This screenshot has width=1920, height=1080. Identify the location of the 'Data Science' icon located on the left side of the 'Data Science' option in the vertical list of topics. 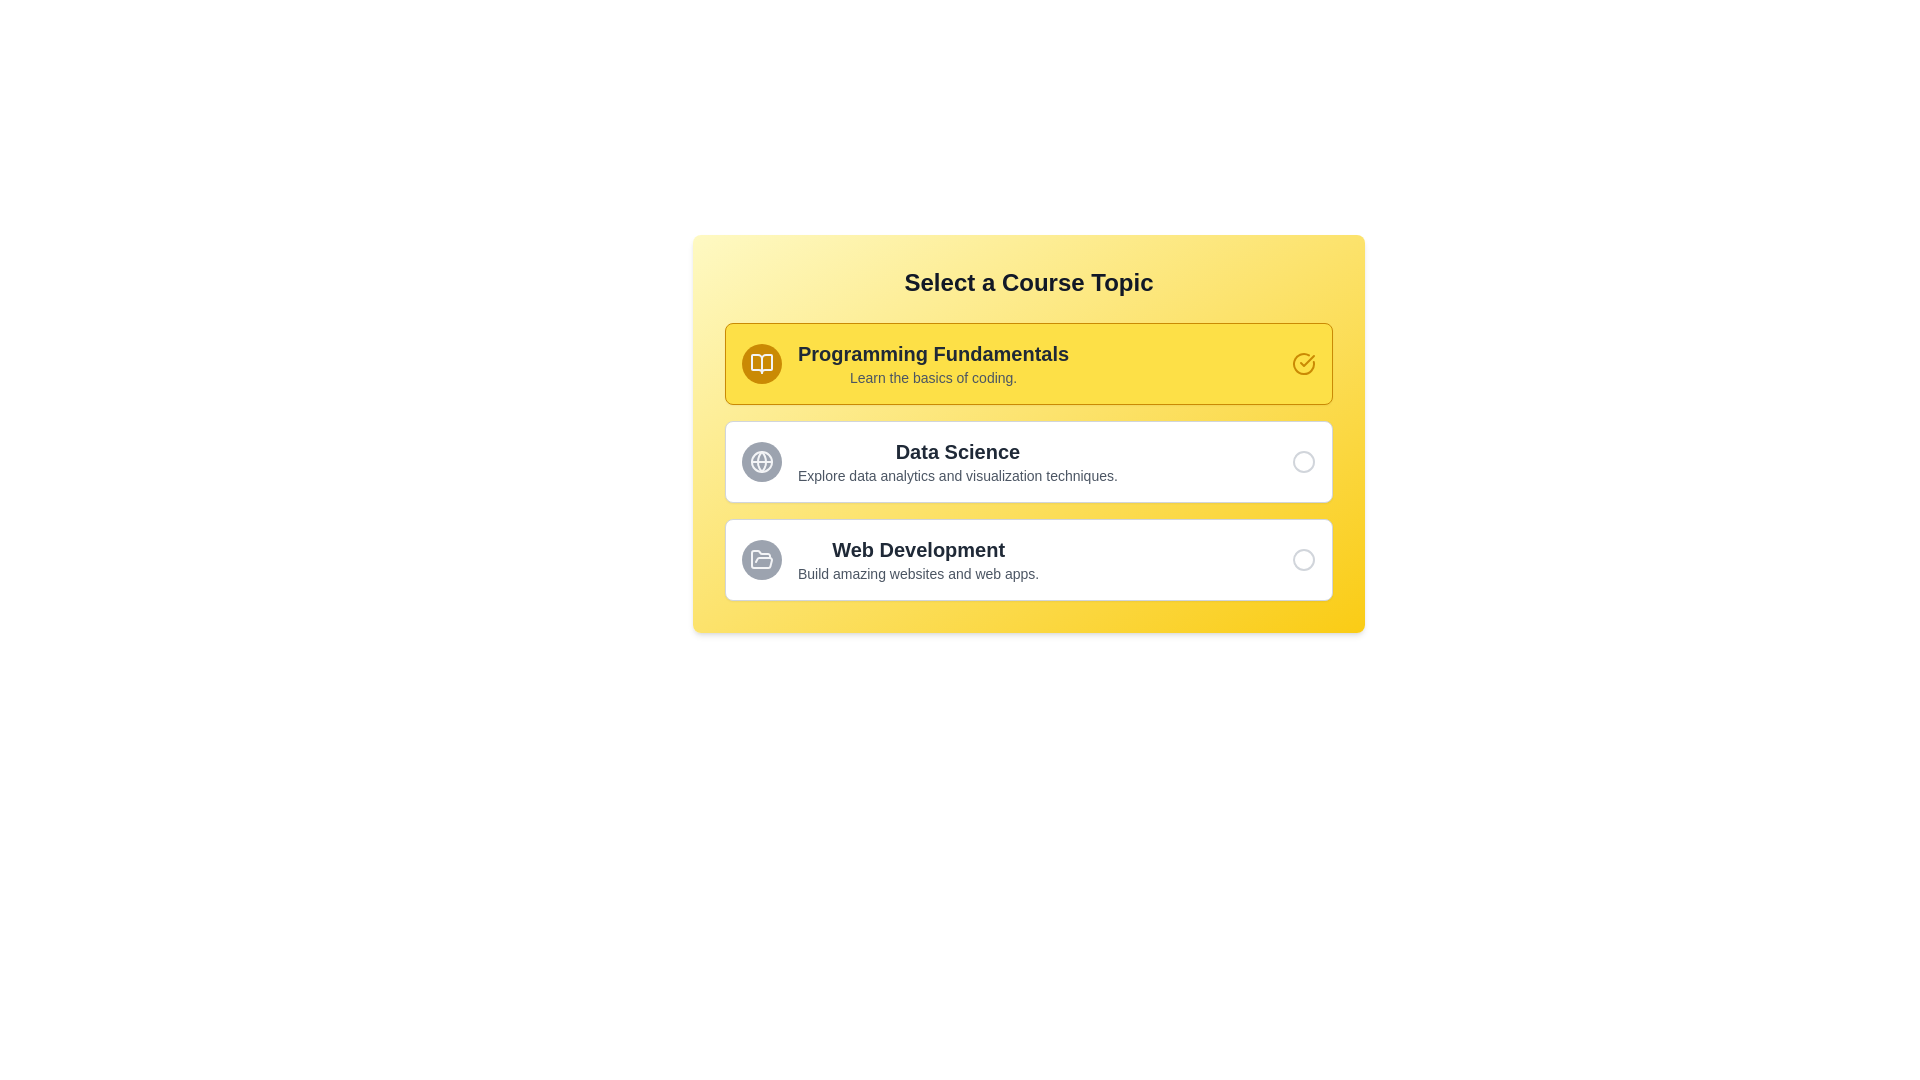
(761, 462).